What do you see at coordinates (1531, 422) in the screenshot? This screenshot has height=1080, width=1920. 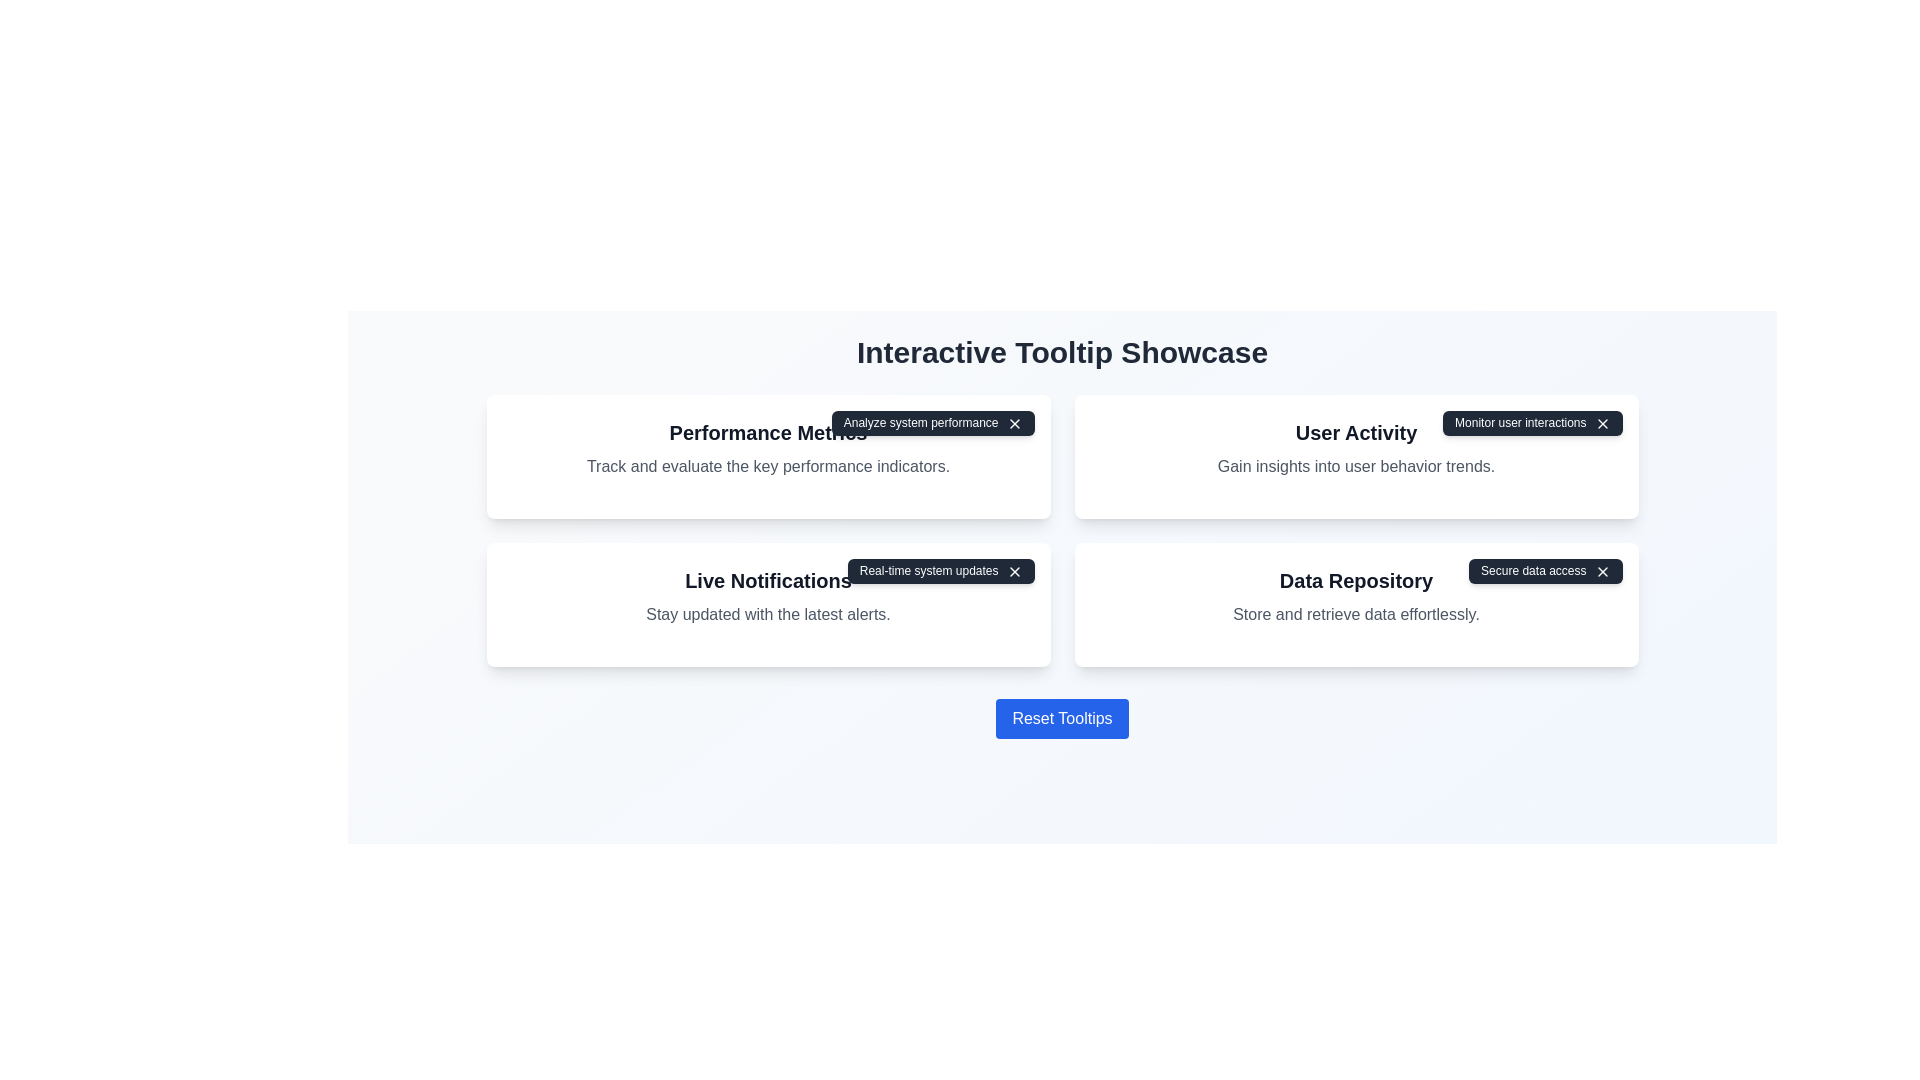 I see `the 'X' icon on the label in the 'User Activity' section` at bounding box center [1531, 422].